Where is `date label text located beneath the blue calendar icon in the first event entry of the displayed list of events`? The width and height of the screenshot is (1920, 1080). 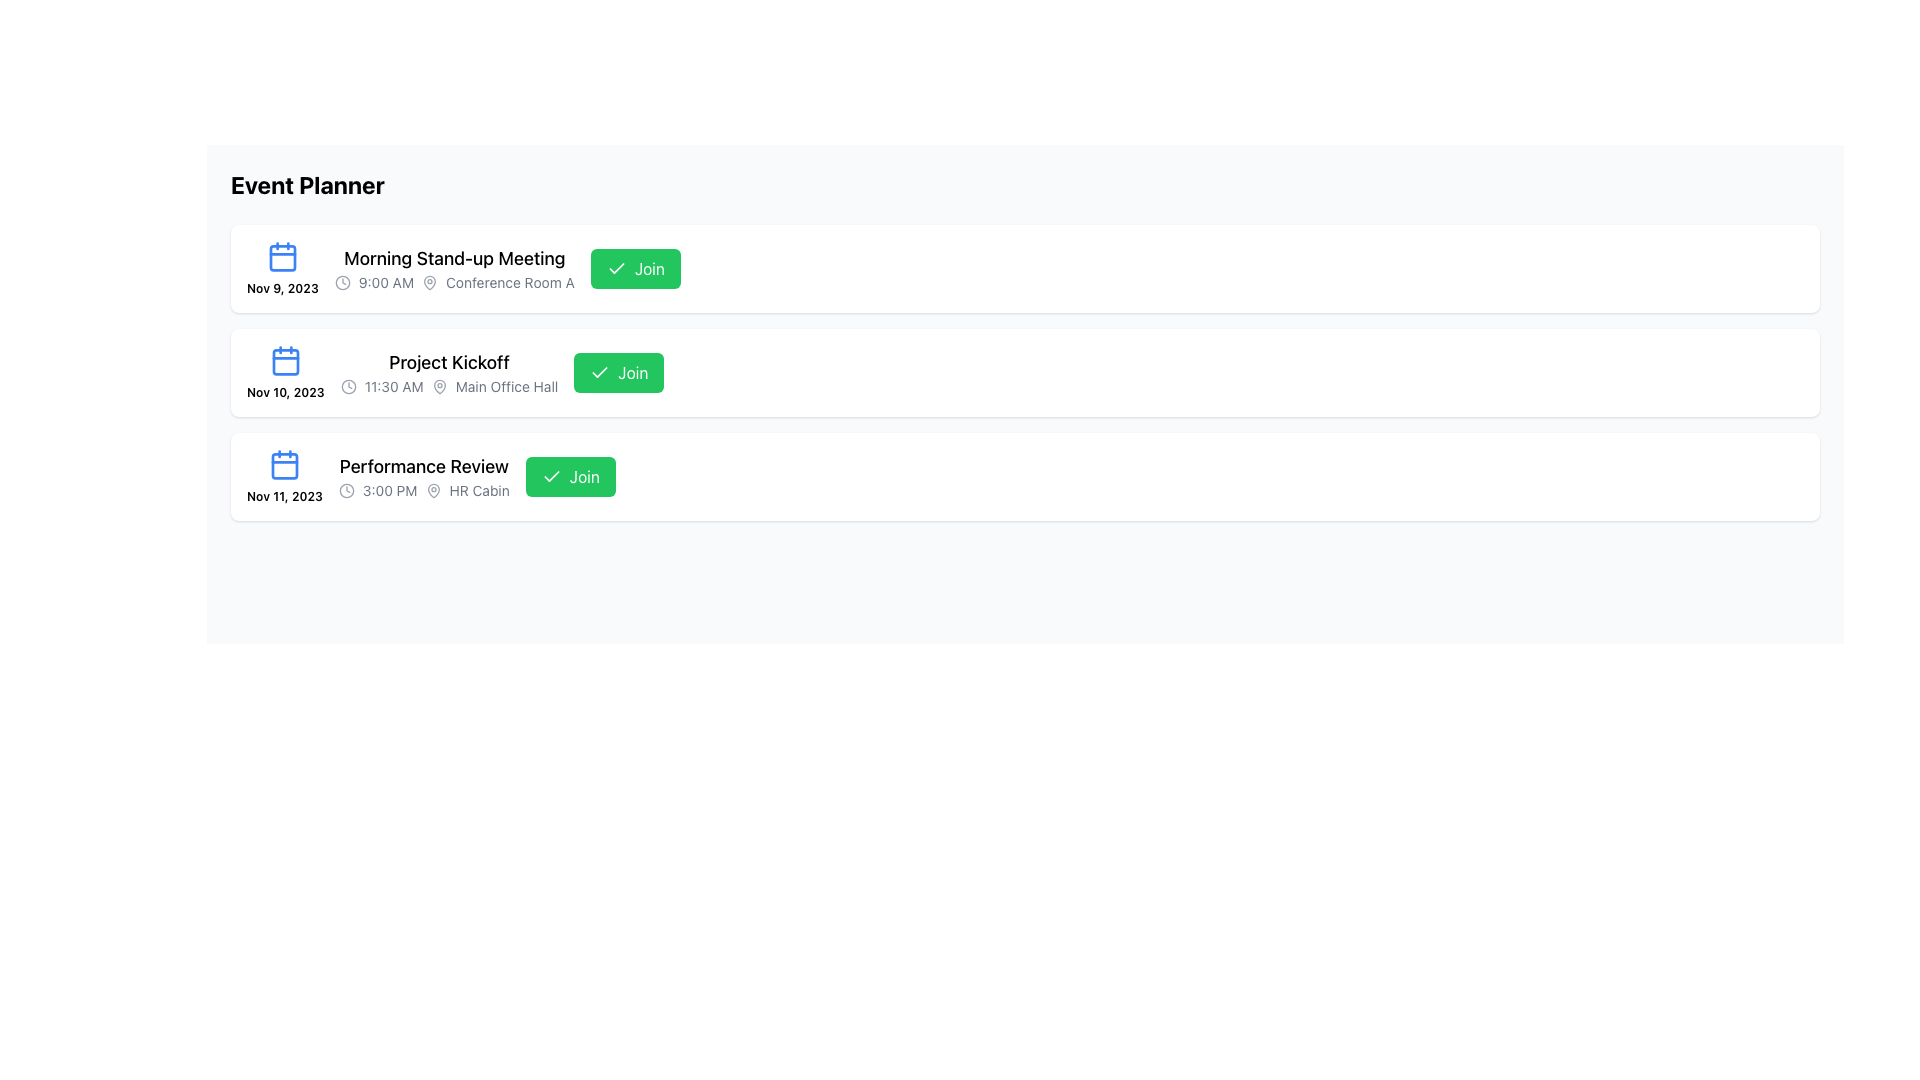 date label text located beneath the blue calendar icon in the first event entry of the displayed list of events is located at coordinates (281, 289).